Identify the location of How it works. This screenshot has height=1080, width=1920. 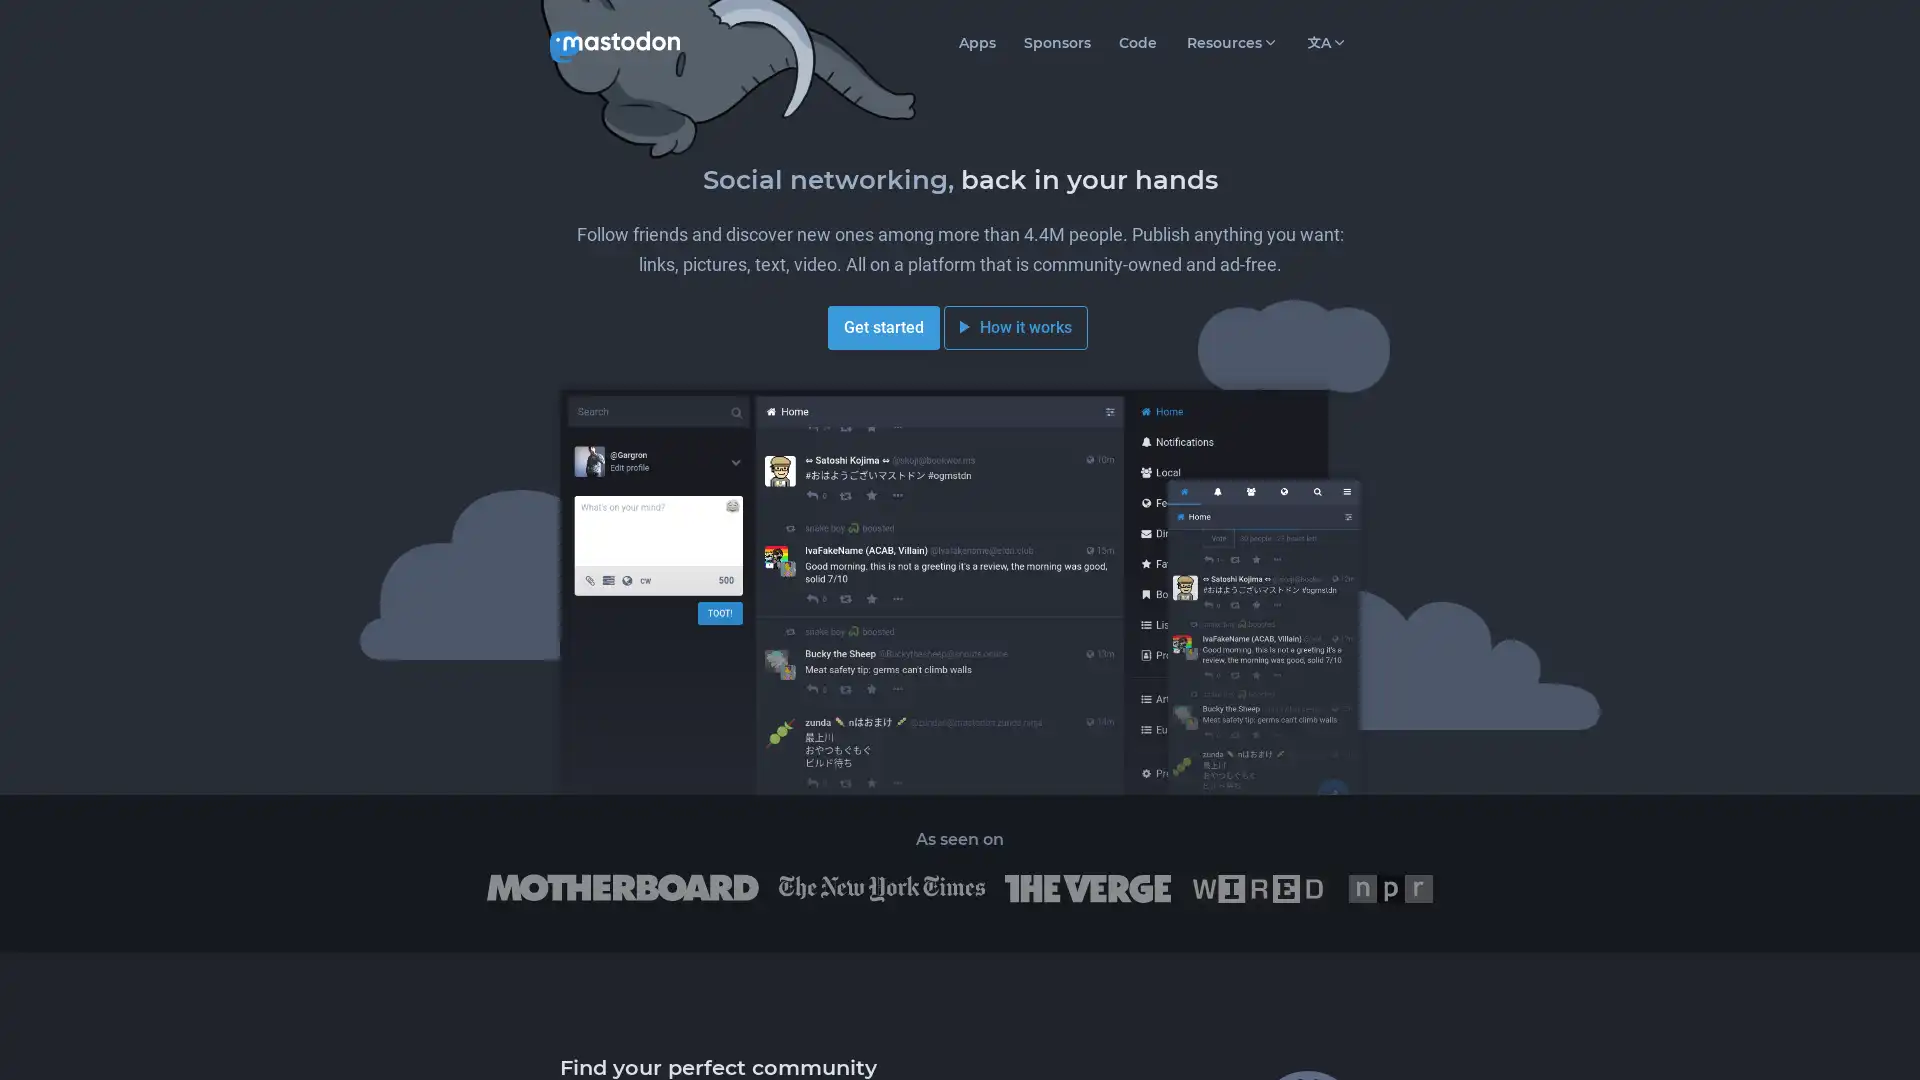
(1016, 326).